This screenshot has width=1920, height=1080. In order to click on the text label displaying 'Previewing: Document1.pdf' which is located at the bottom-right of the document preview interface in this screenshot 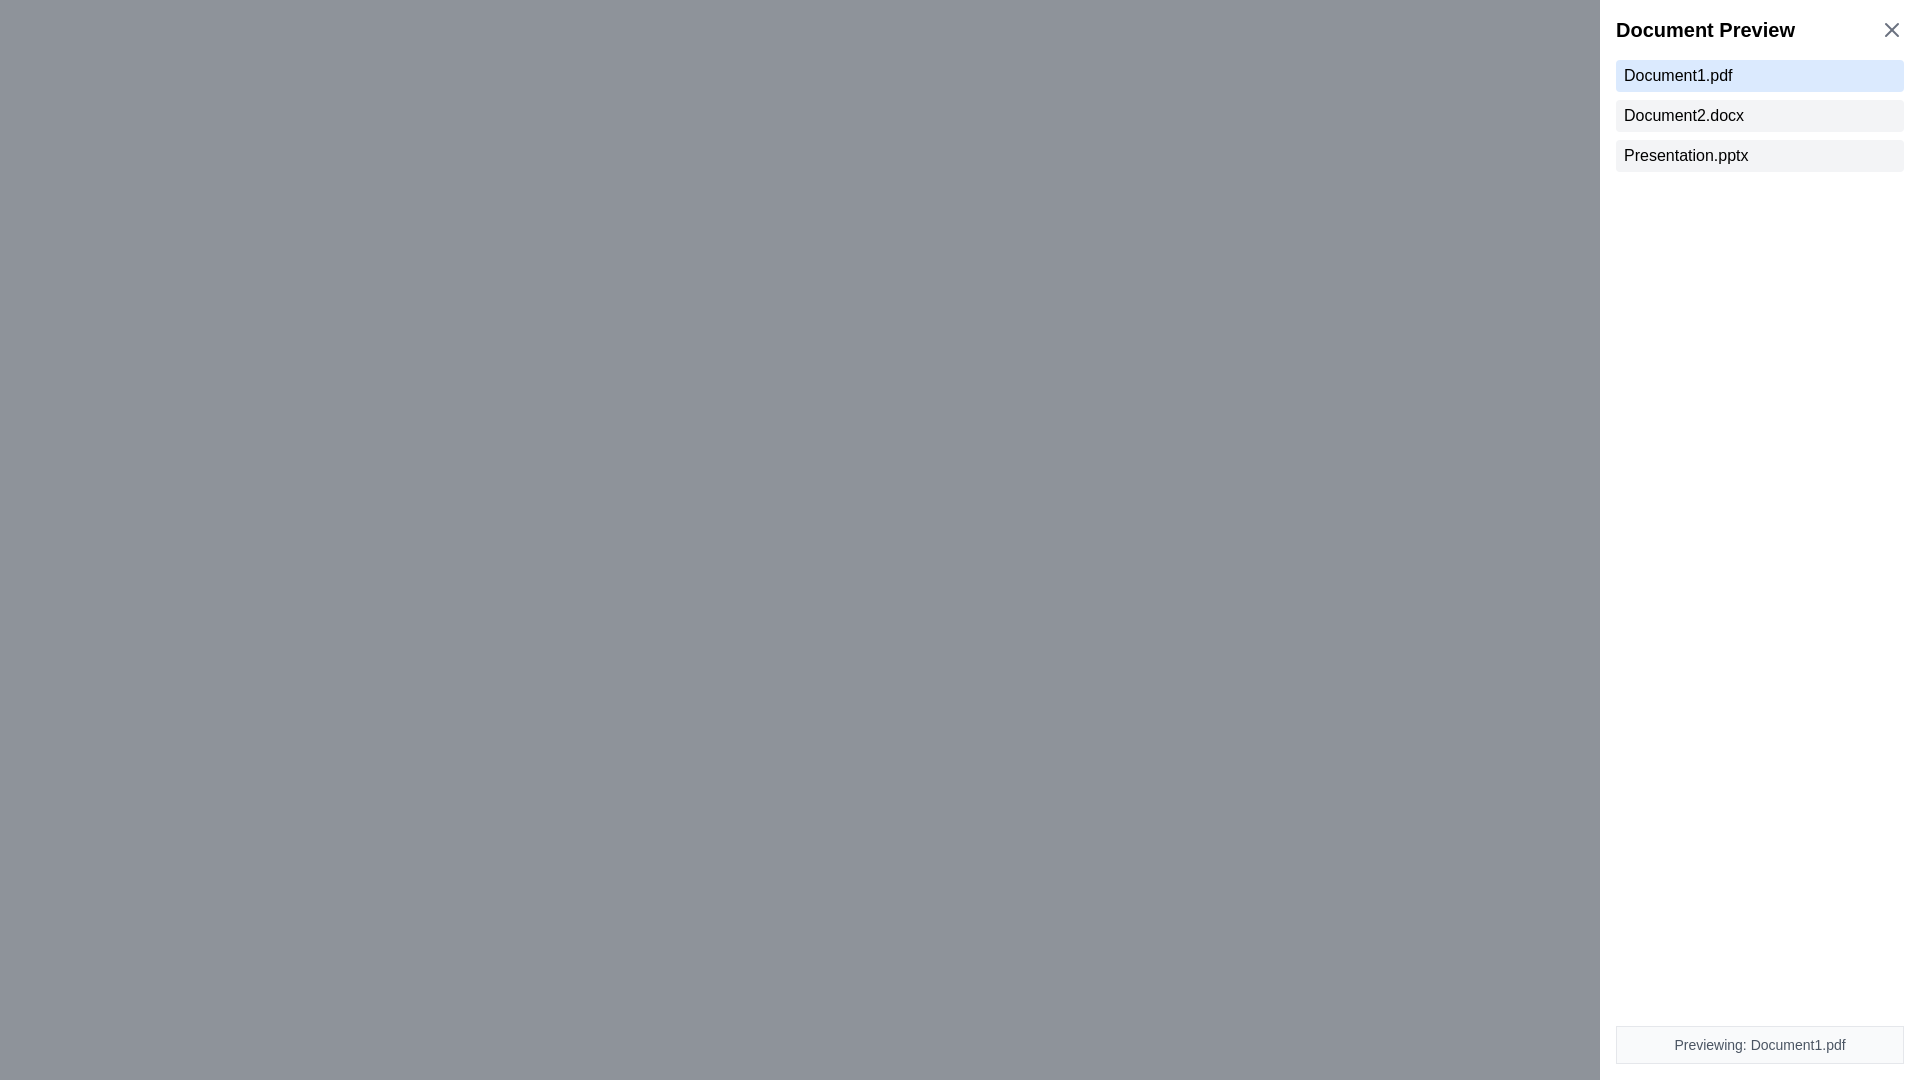, I will do `click(1760, 1044)`.